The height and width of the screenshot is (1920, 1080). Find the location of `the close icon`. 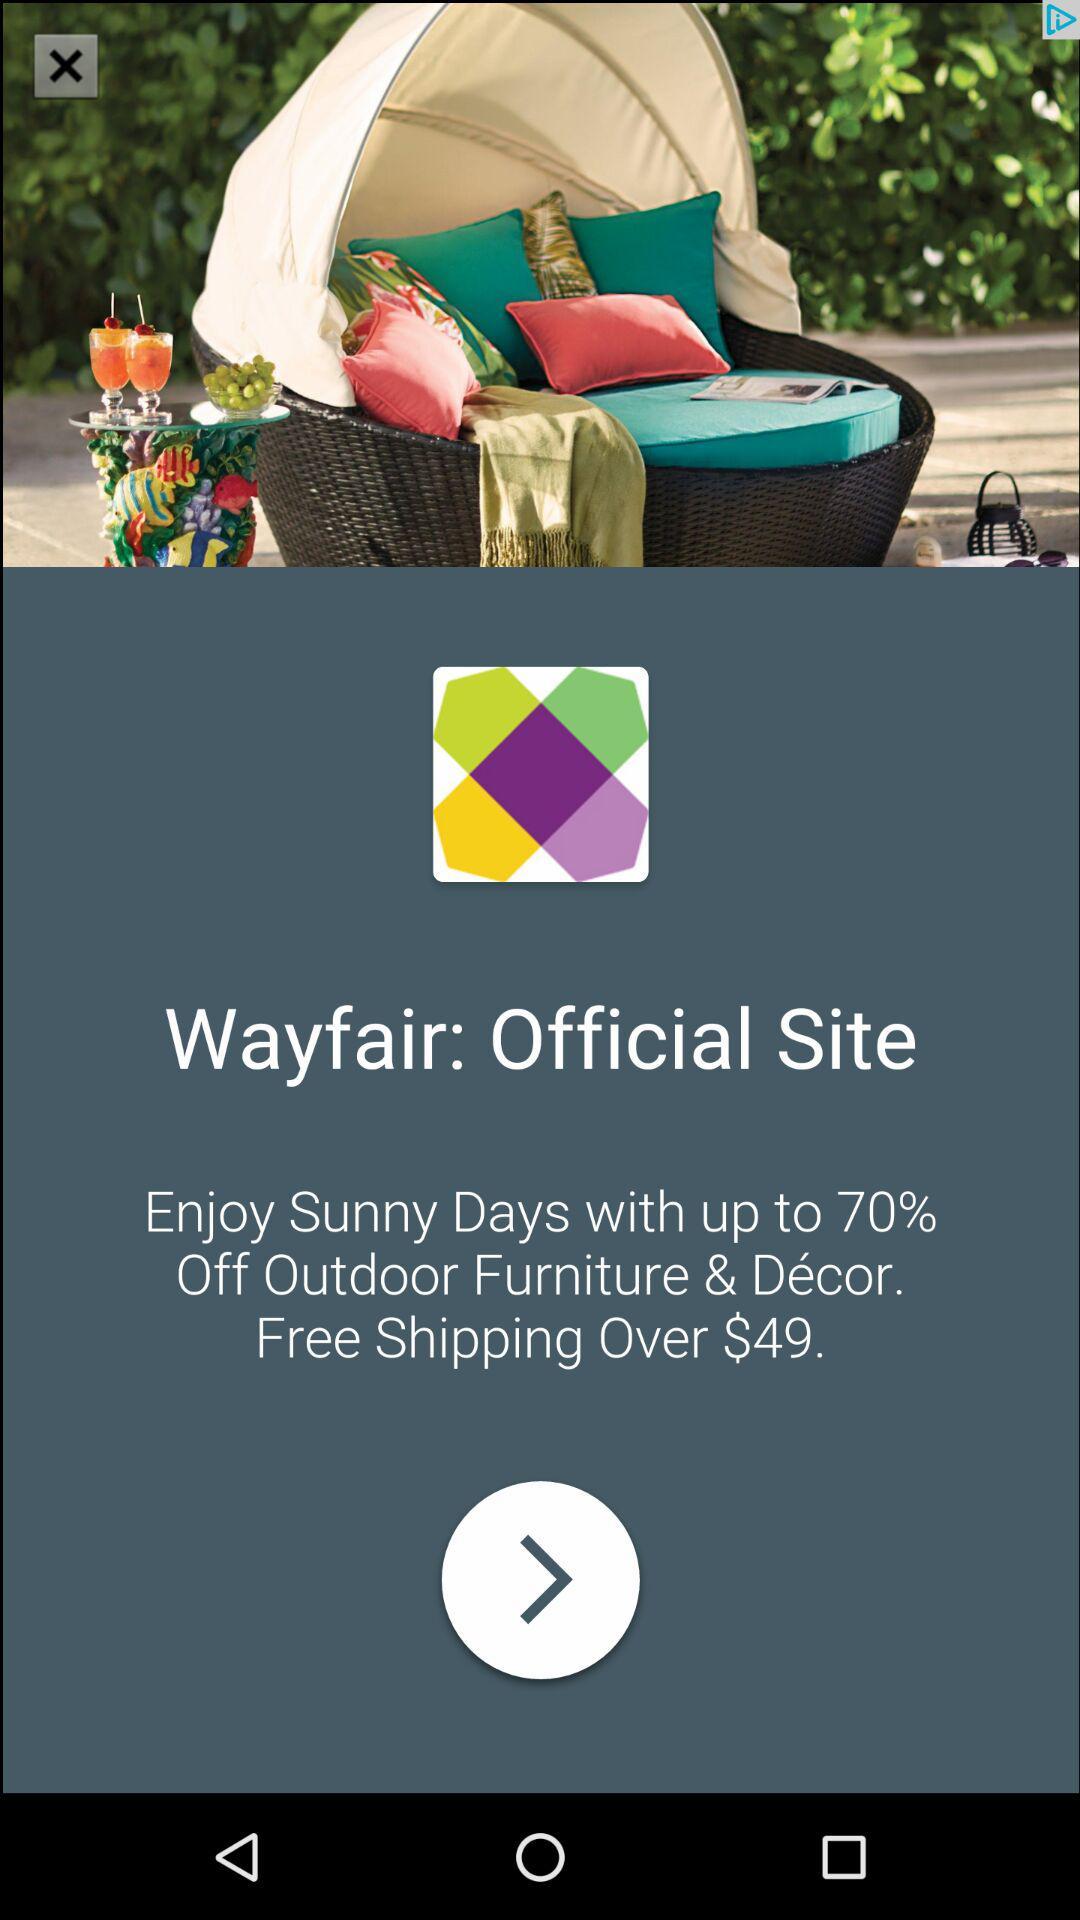

the close icon is located at coordinates (77, 78).